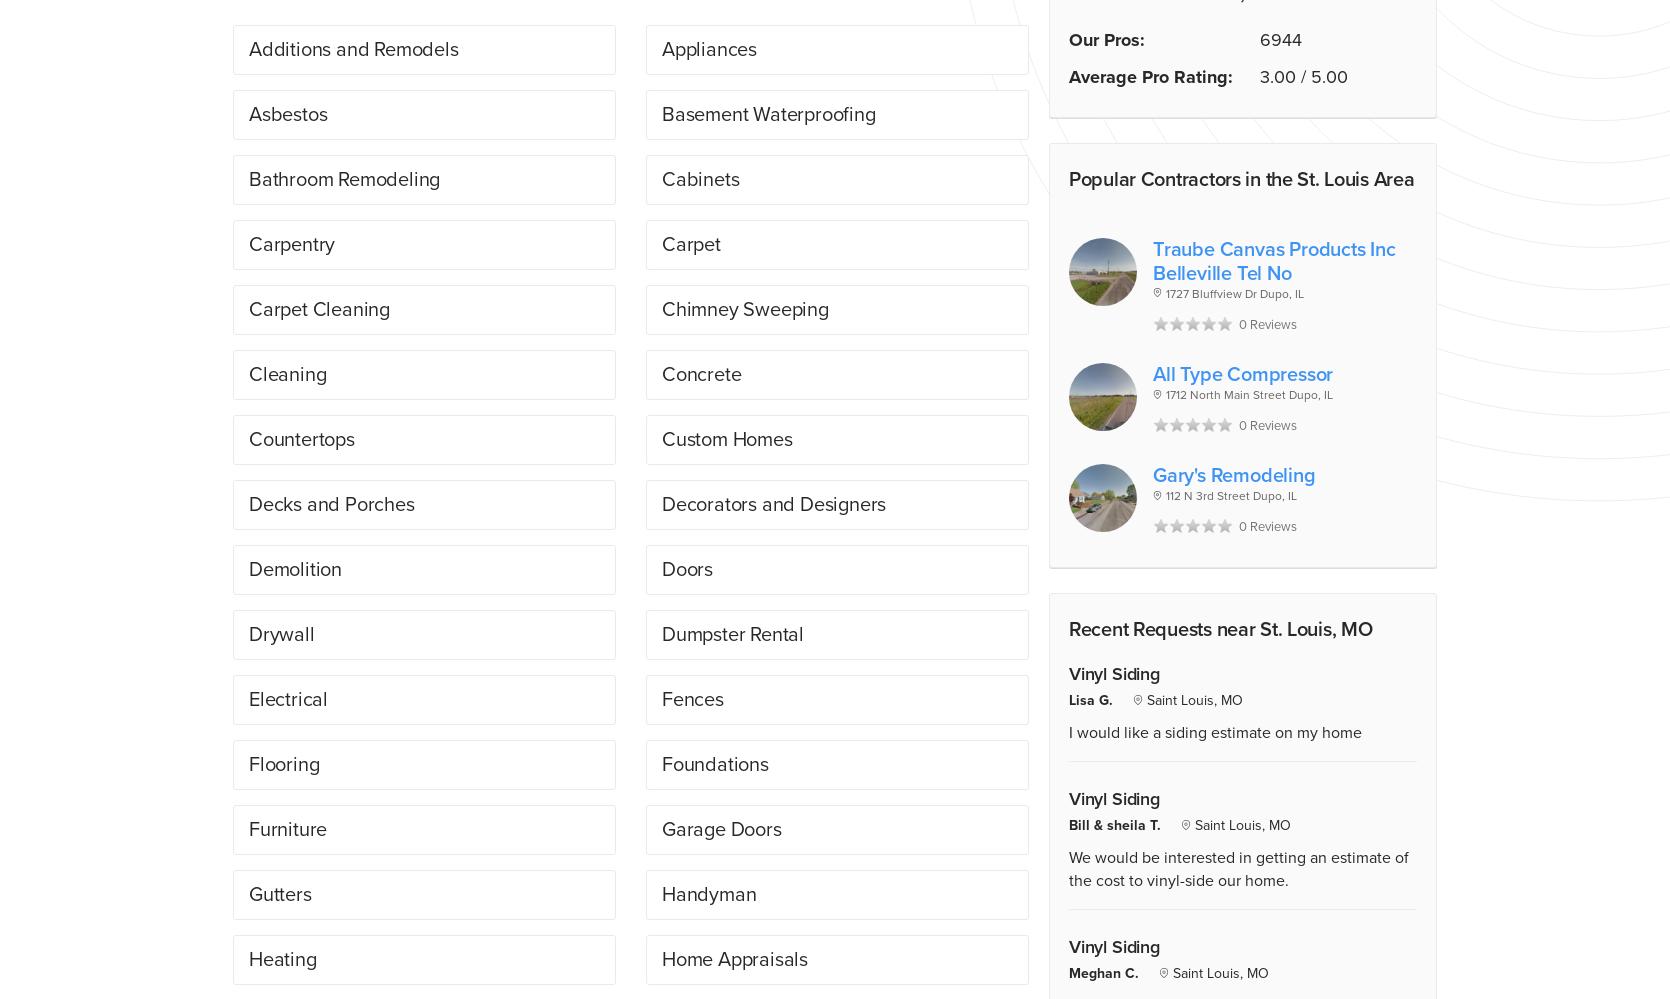  Describe the element at coordinates (709, 48) in the screenshot. I see `'Appliances'` at that location.